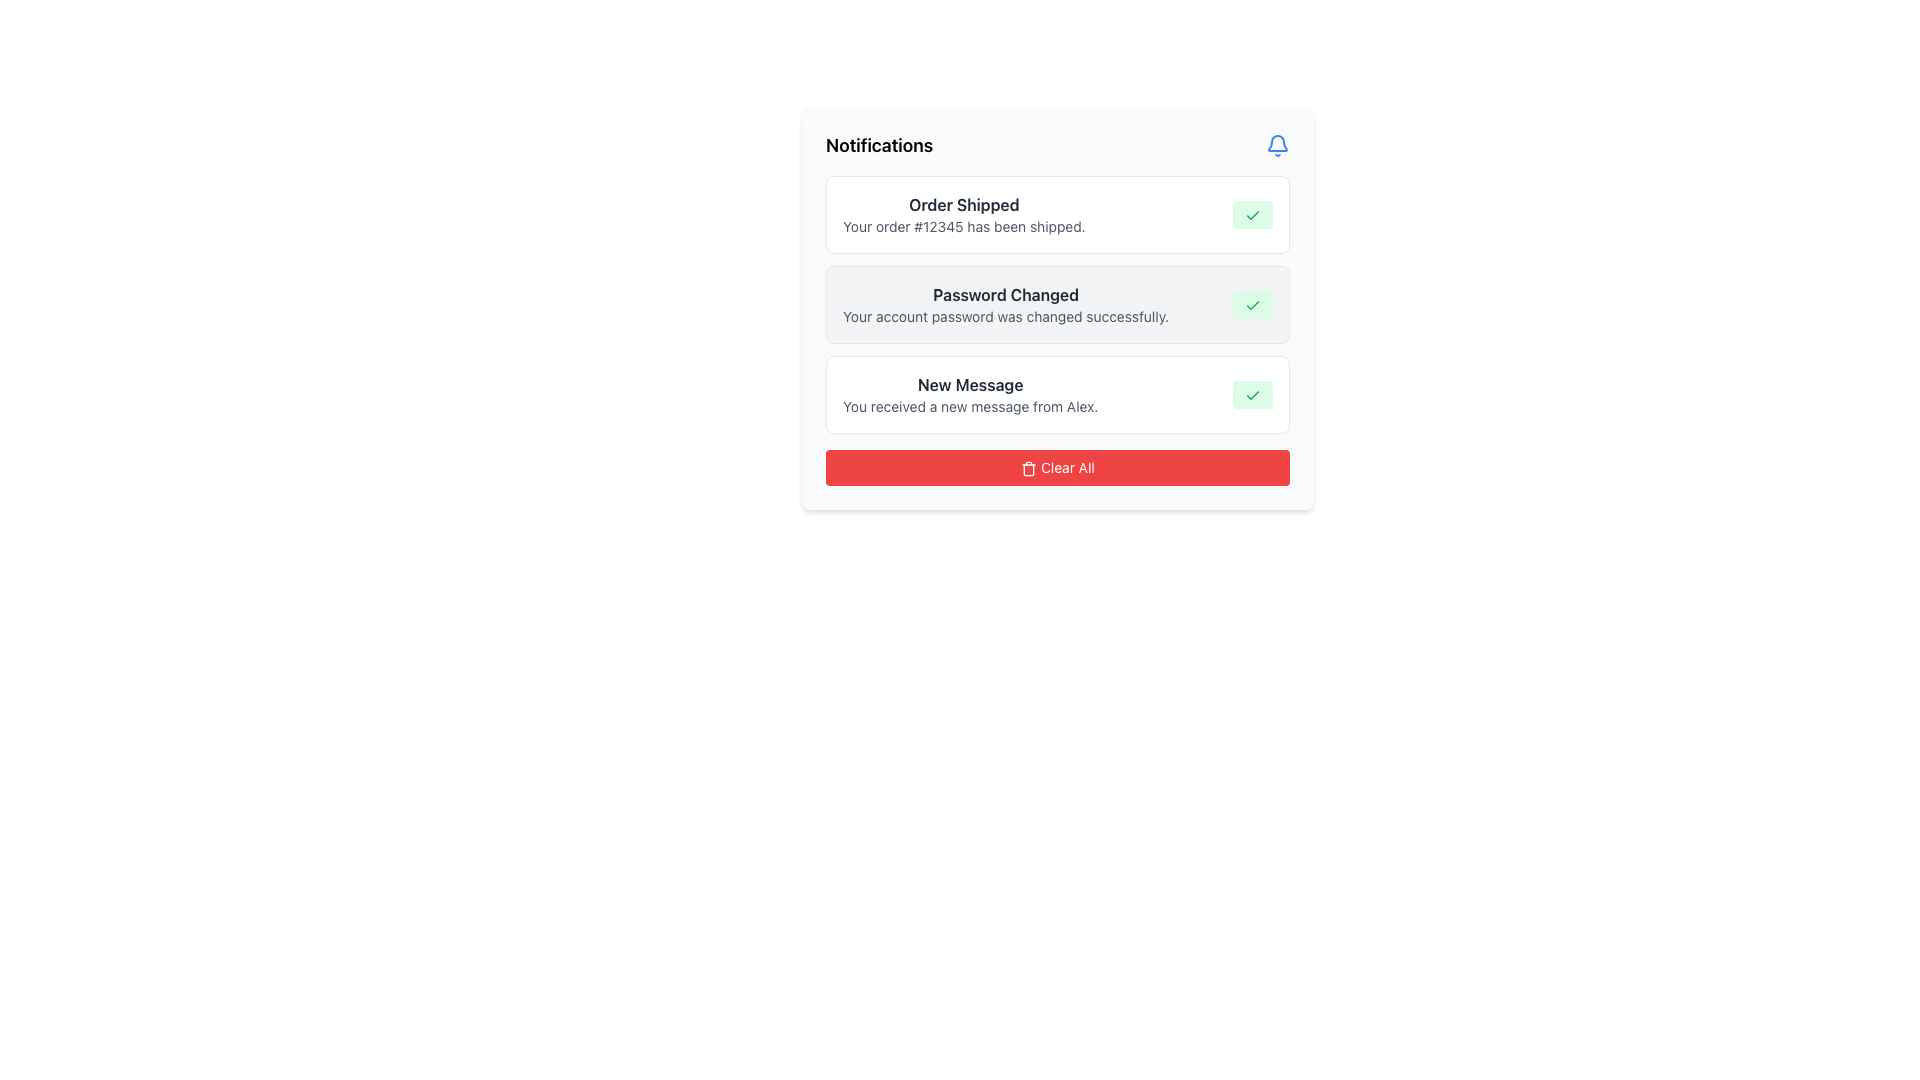  What do you see at coordinates (1056, 308) in the screenshot?
I see `the second notification item that informs the user about their account password being successfully changed` at bounding box center [1056, 308].